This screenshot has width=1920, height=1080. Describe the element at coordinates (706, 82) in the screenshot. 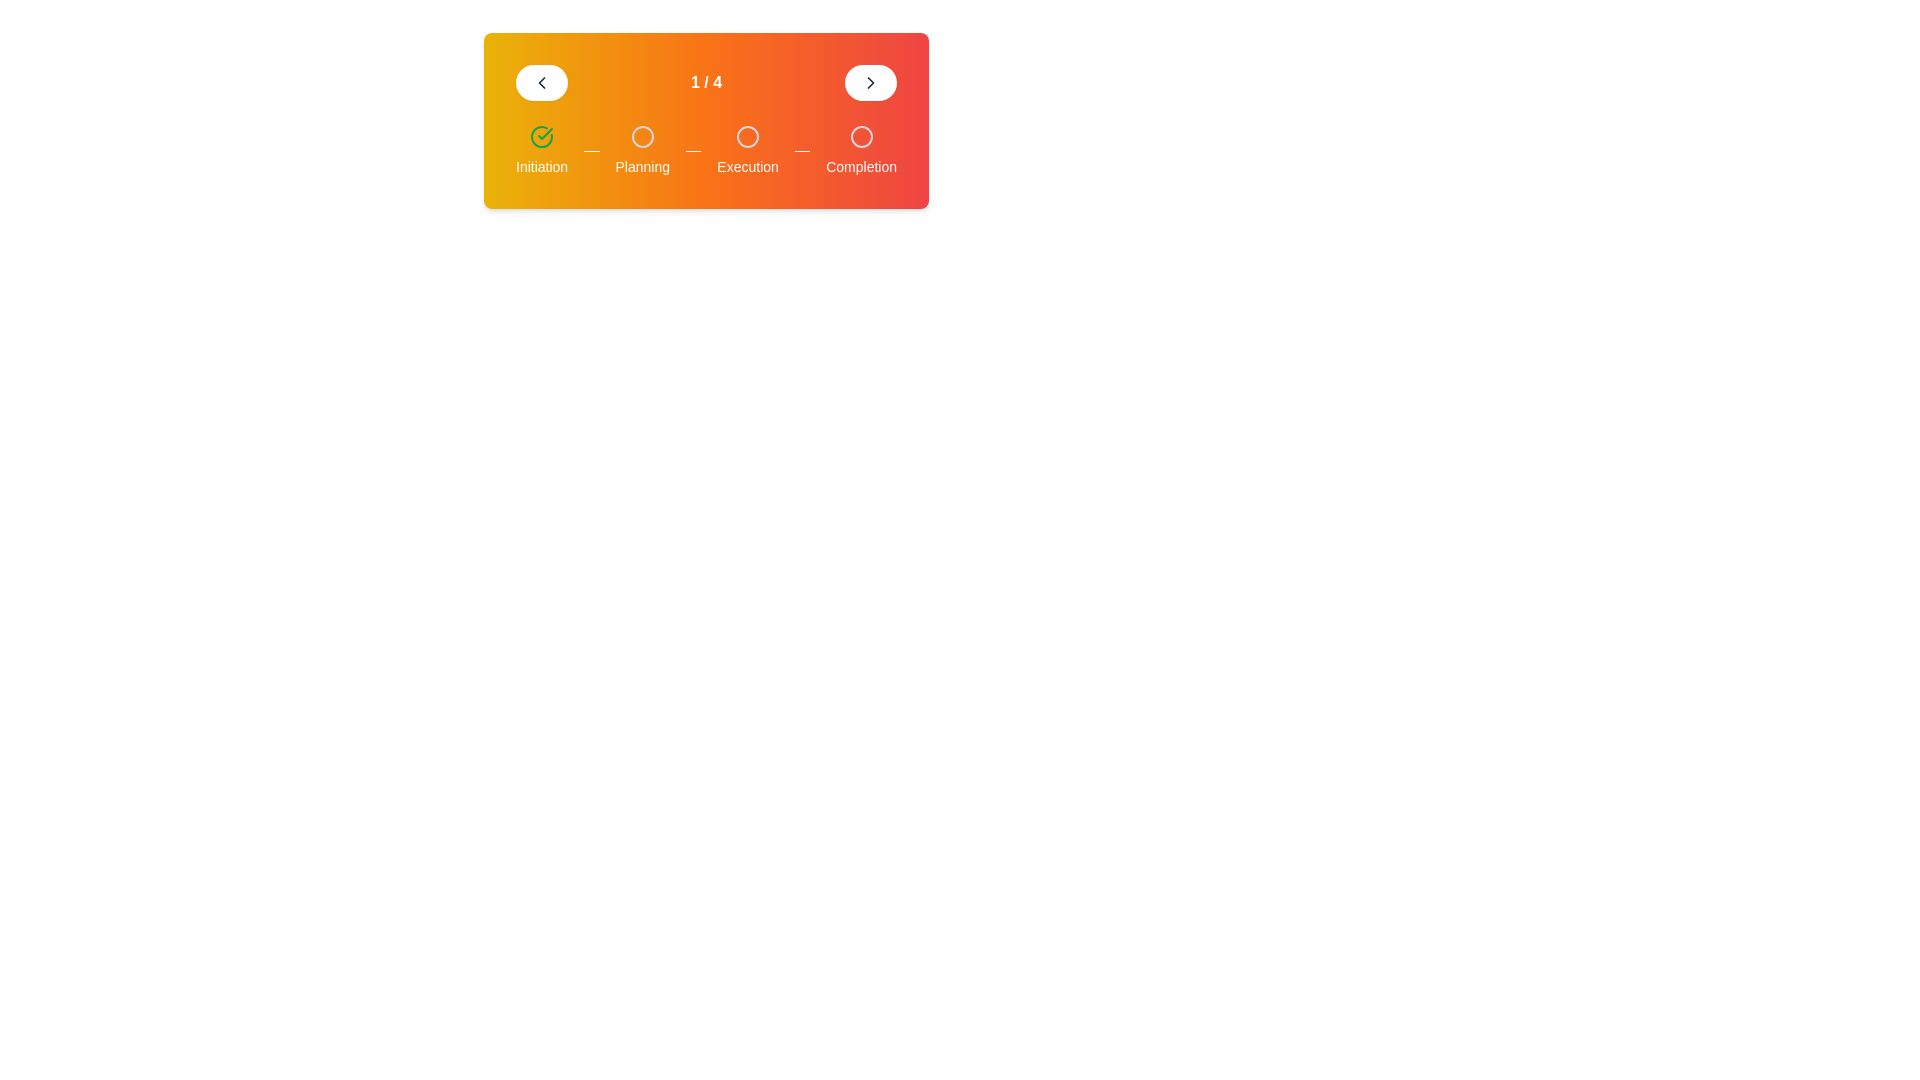

I see `the central text display indicator showing '1 / 4' within the navigation panel, positioned between the backward and forward navigation buttons` at that location.